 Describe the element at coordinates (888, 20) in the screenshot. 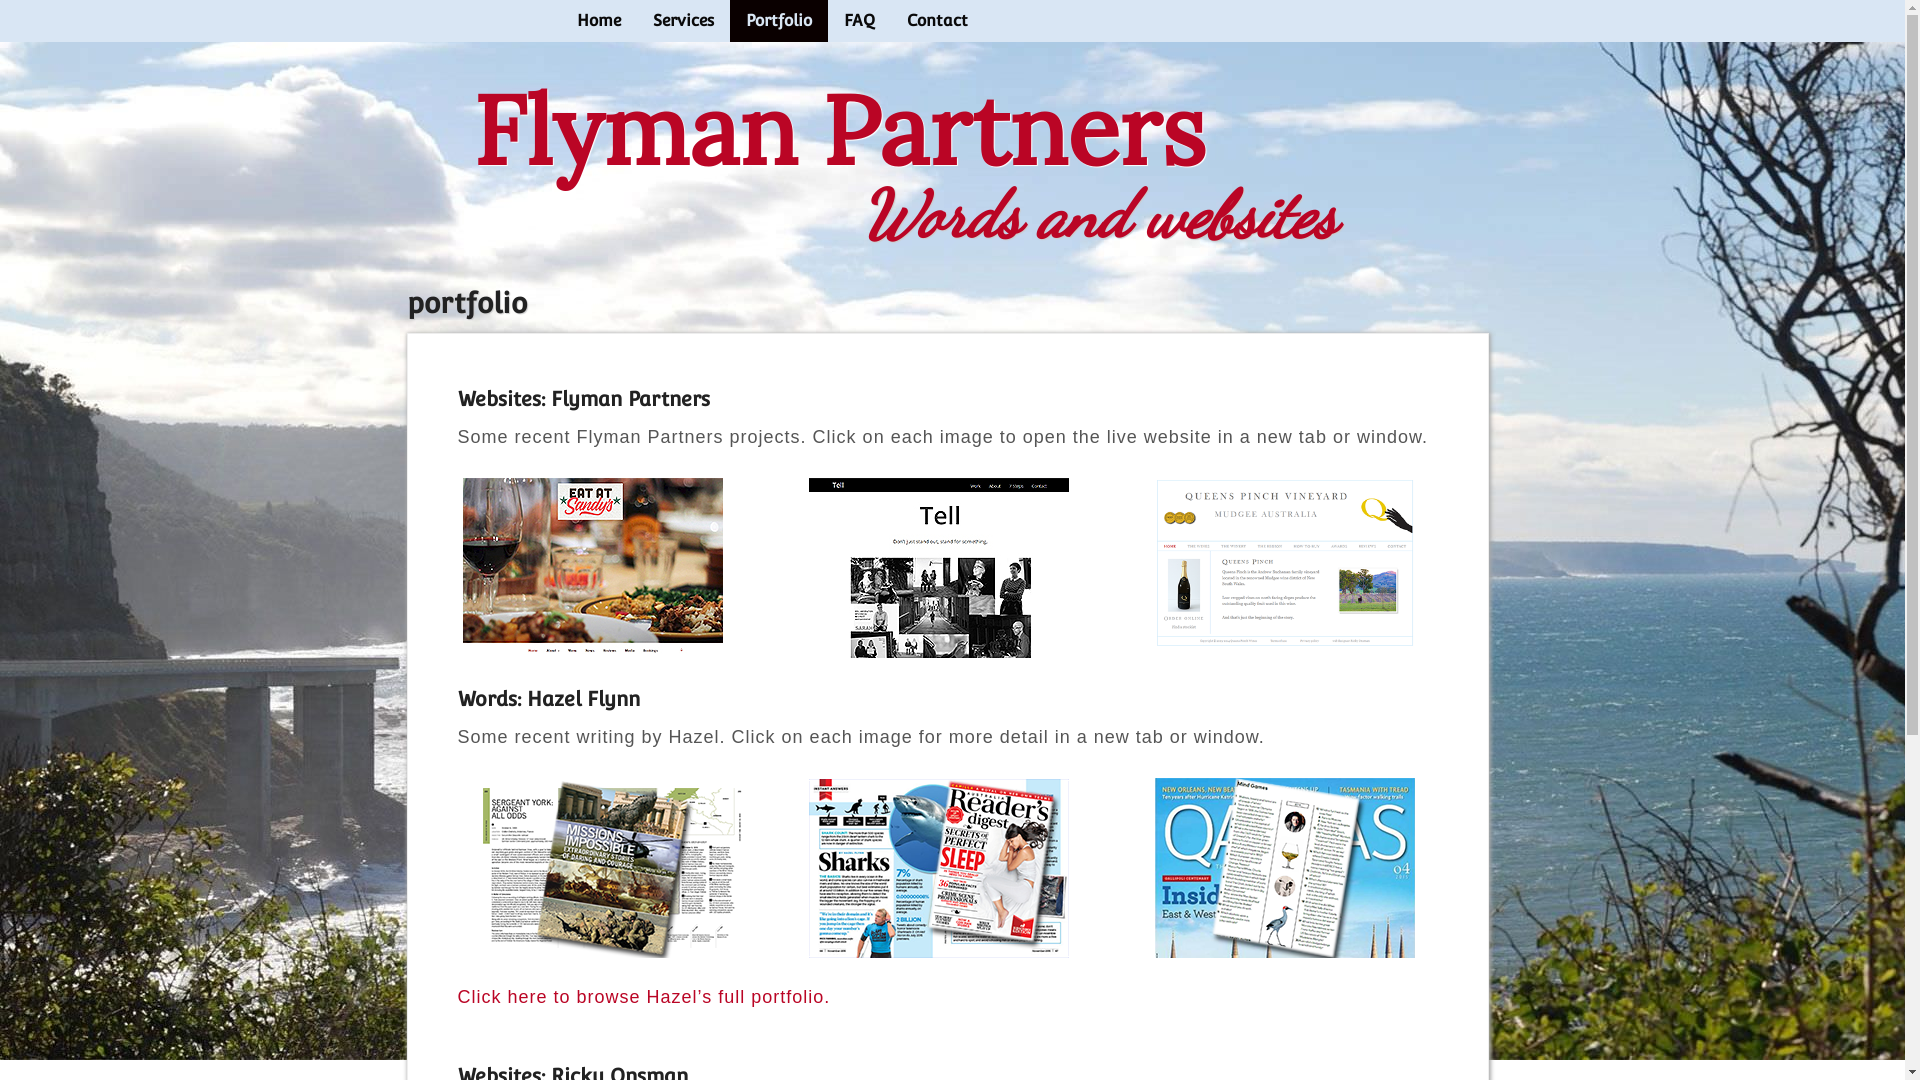

I see `'Contact'` at that location.